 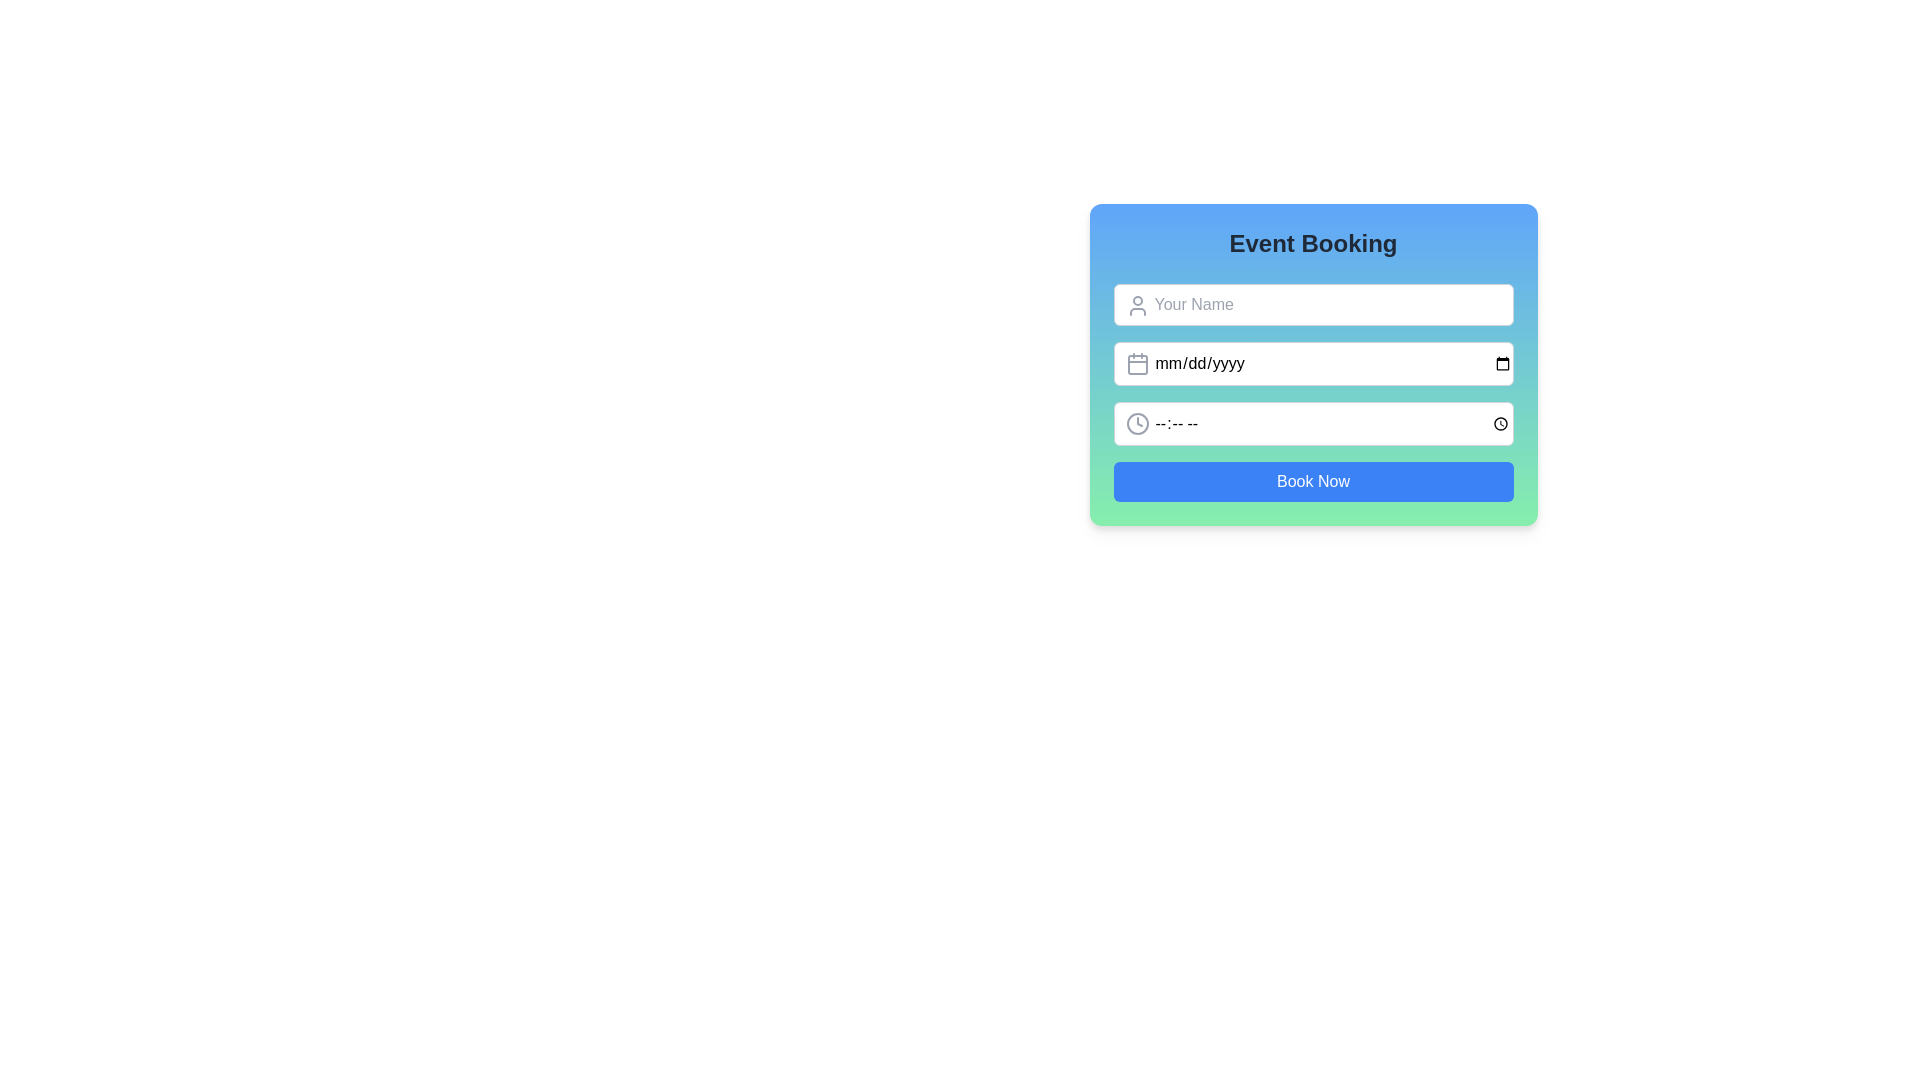 What do you see at coordinates (1313, 482) in the screenshot?
I see `the submit button located at the bottom of the 'Event Booking' form to interact` at bounding box center [1313, 482].